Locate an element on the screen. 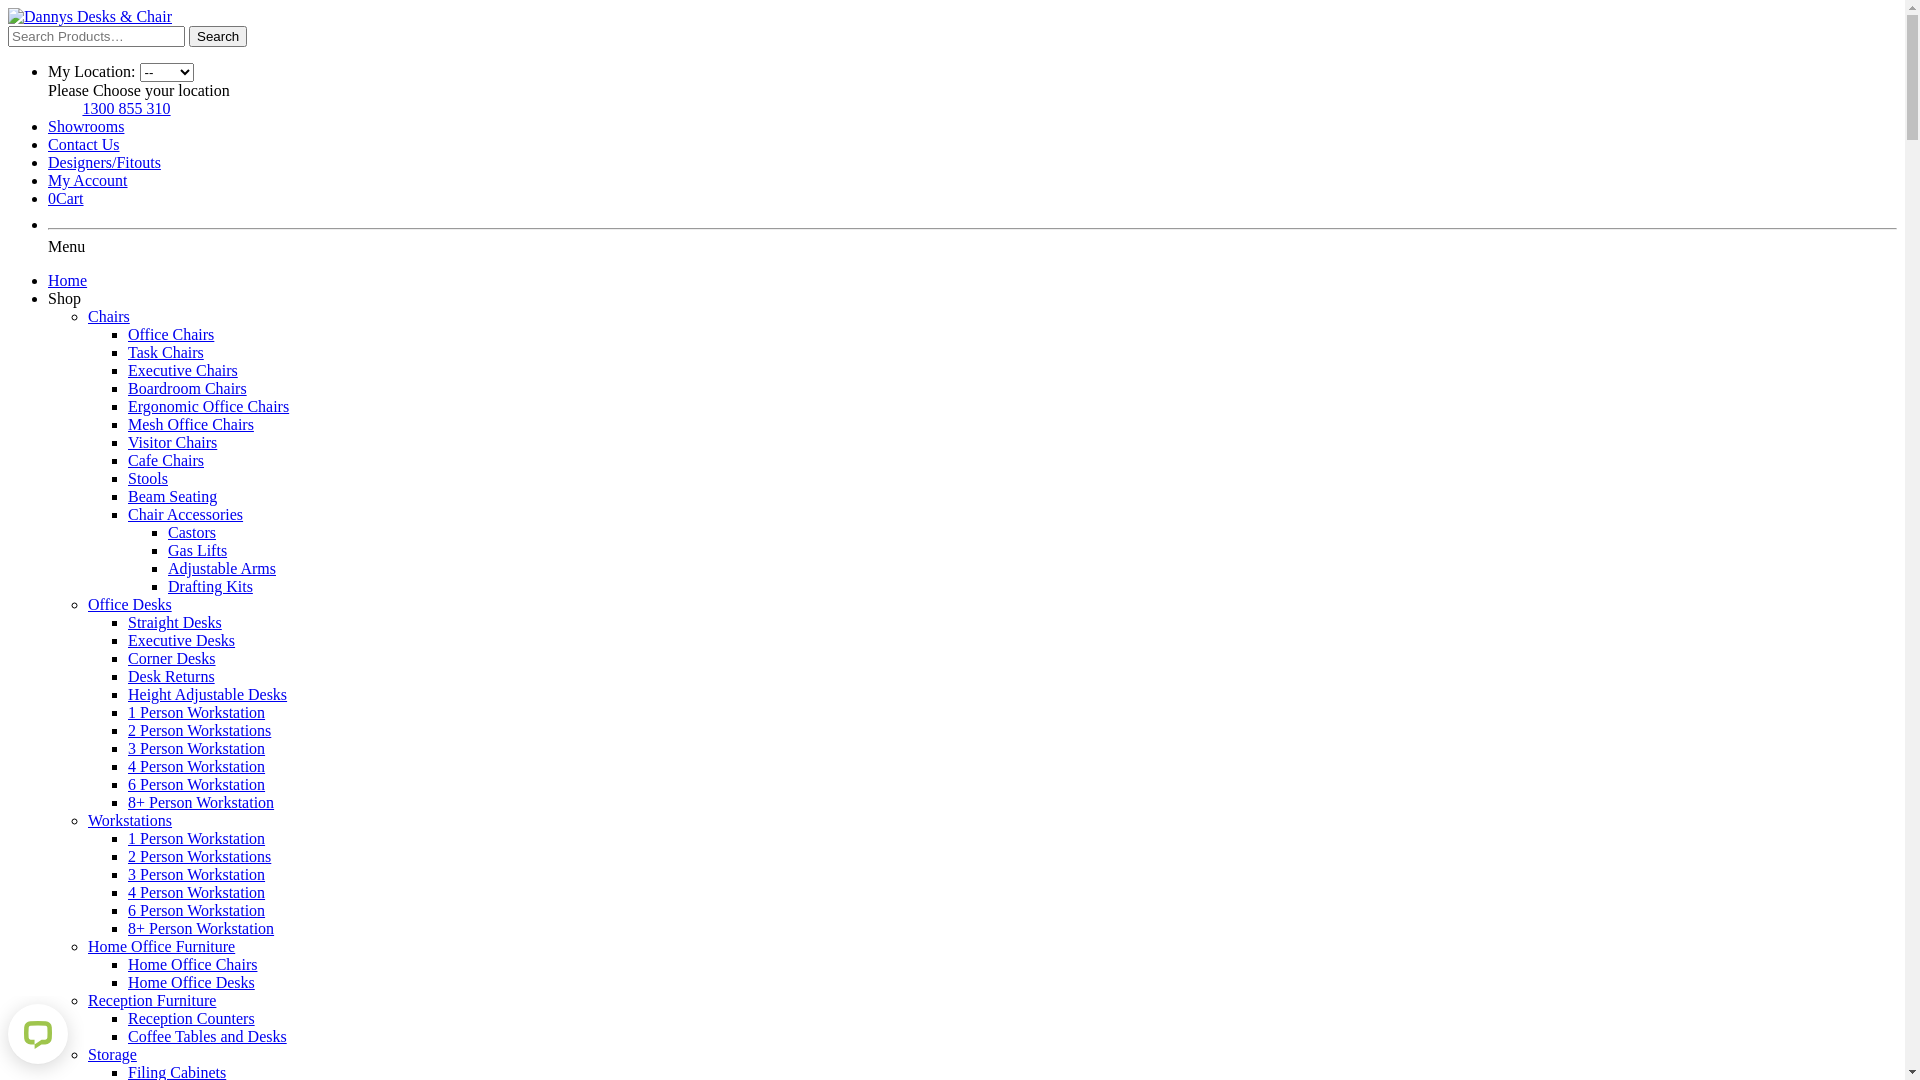  'Search' is located at coordinates (217, 36).